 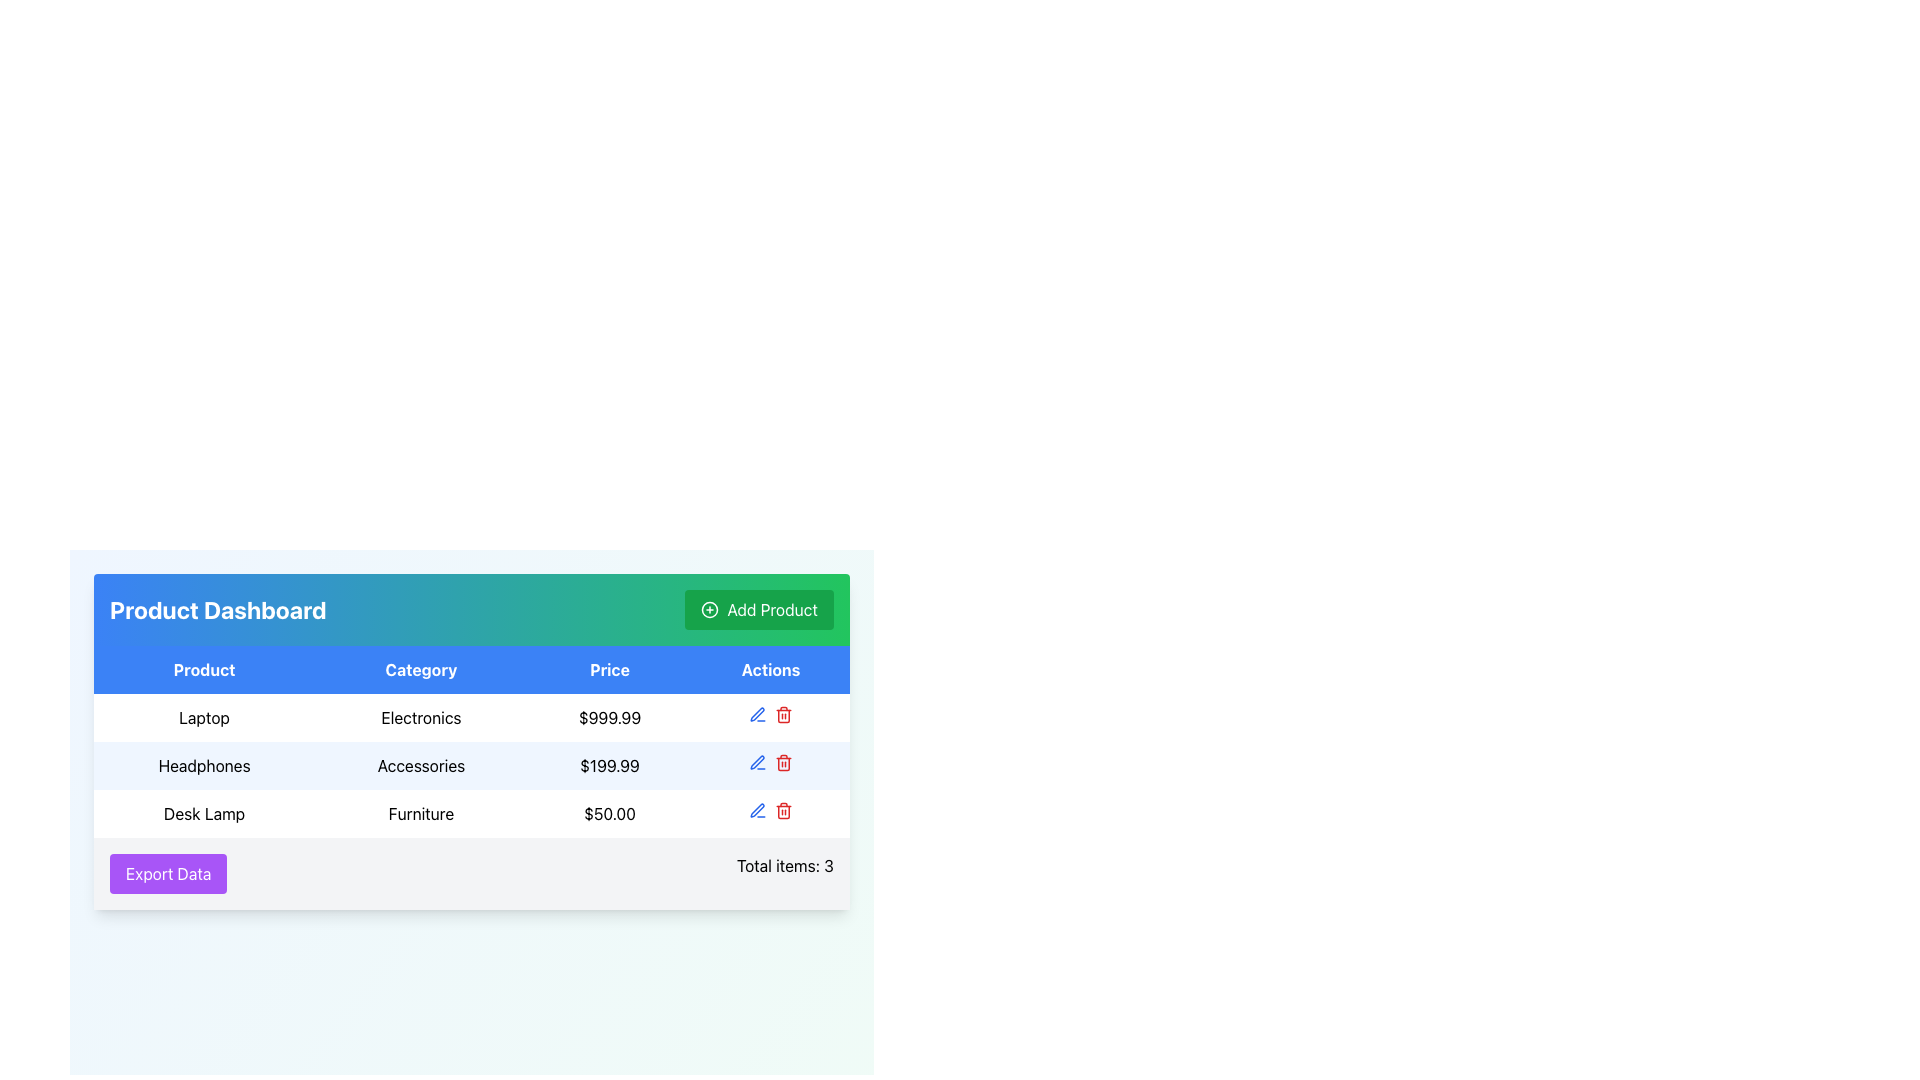 I want to click on the price display element showing '$50.00' in black font, which is located in the third column of the last table row for the product 'Desk Lamp', so click(x=608, y=813).